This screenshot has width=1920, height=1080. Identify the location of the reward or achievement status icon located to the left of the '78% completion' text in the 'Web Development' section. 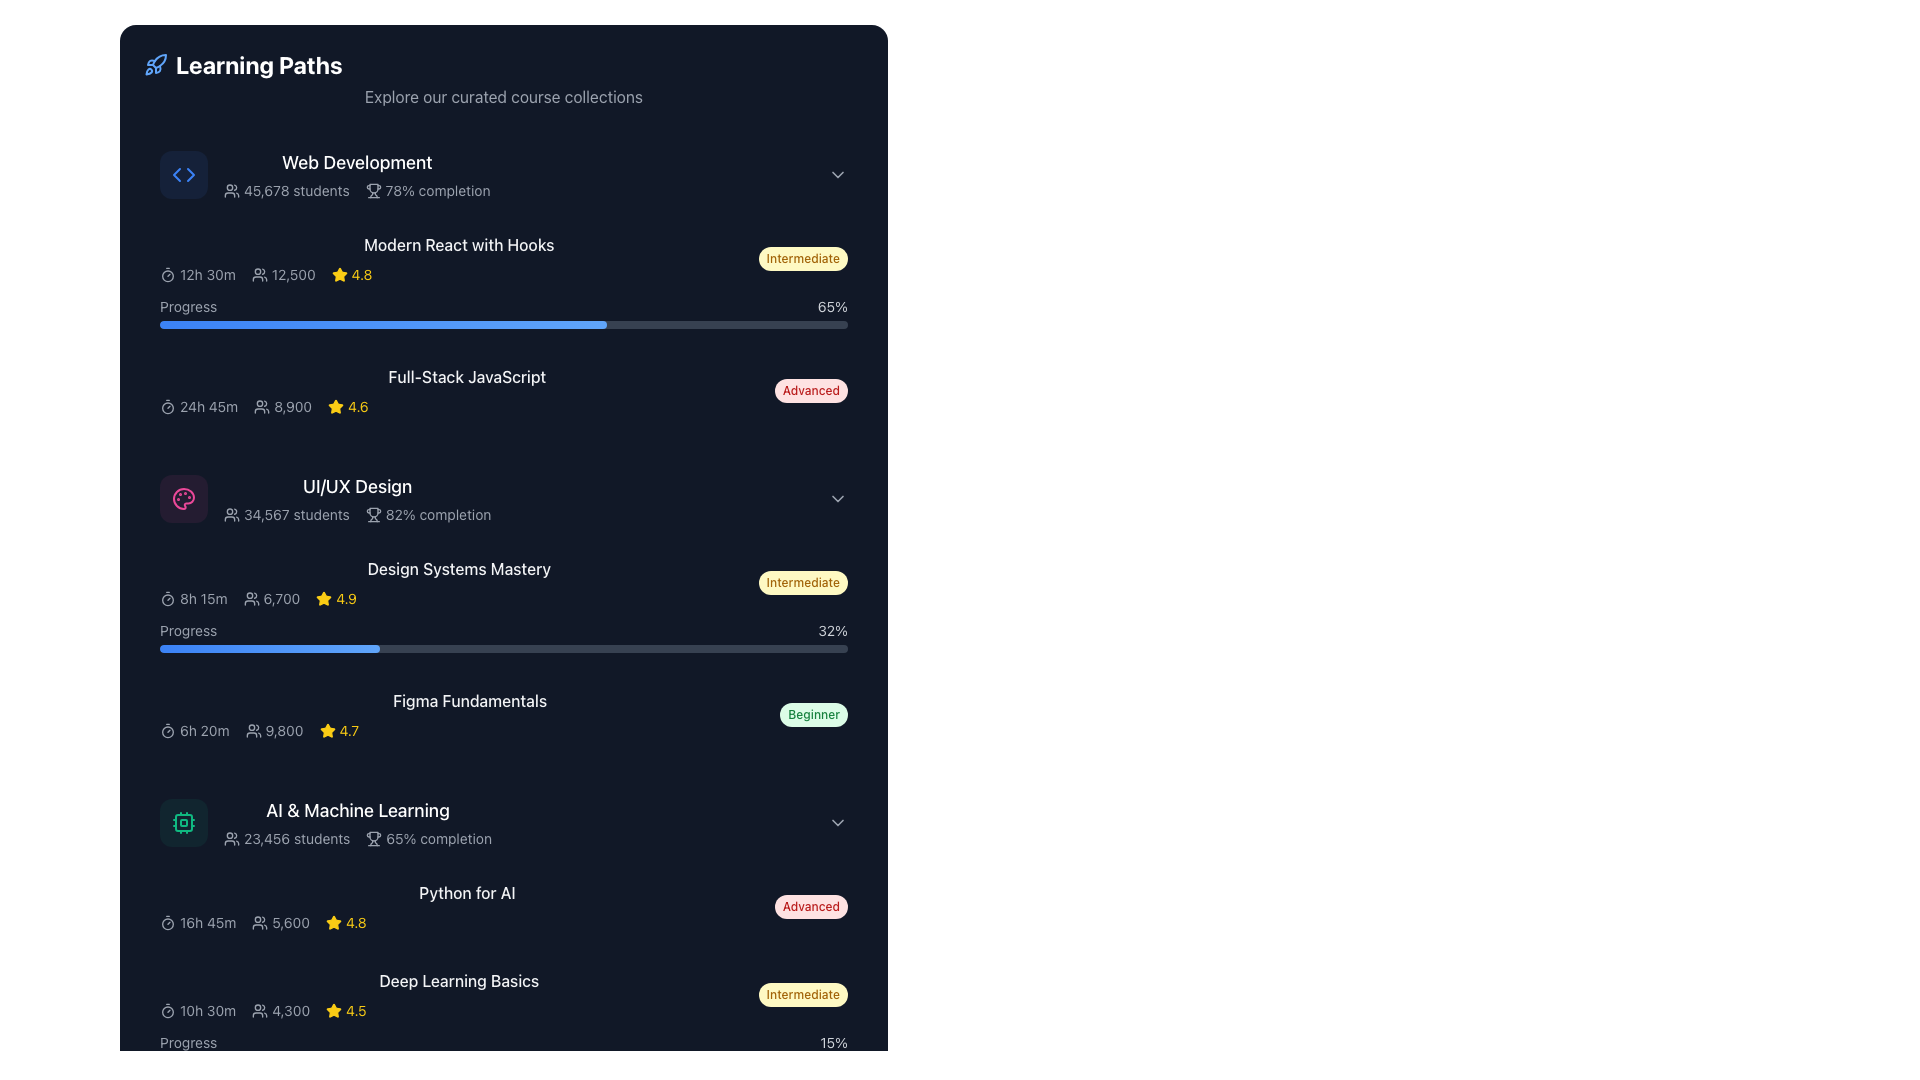
(373, 191).